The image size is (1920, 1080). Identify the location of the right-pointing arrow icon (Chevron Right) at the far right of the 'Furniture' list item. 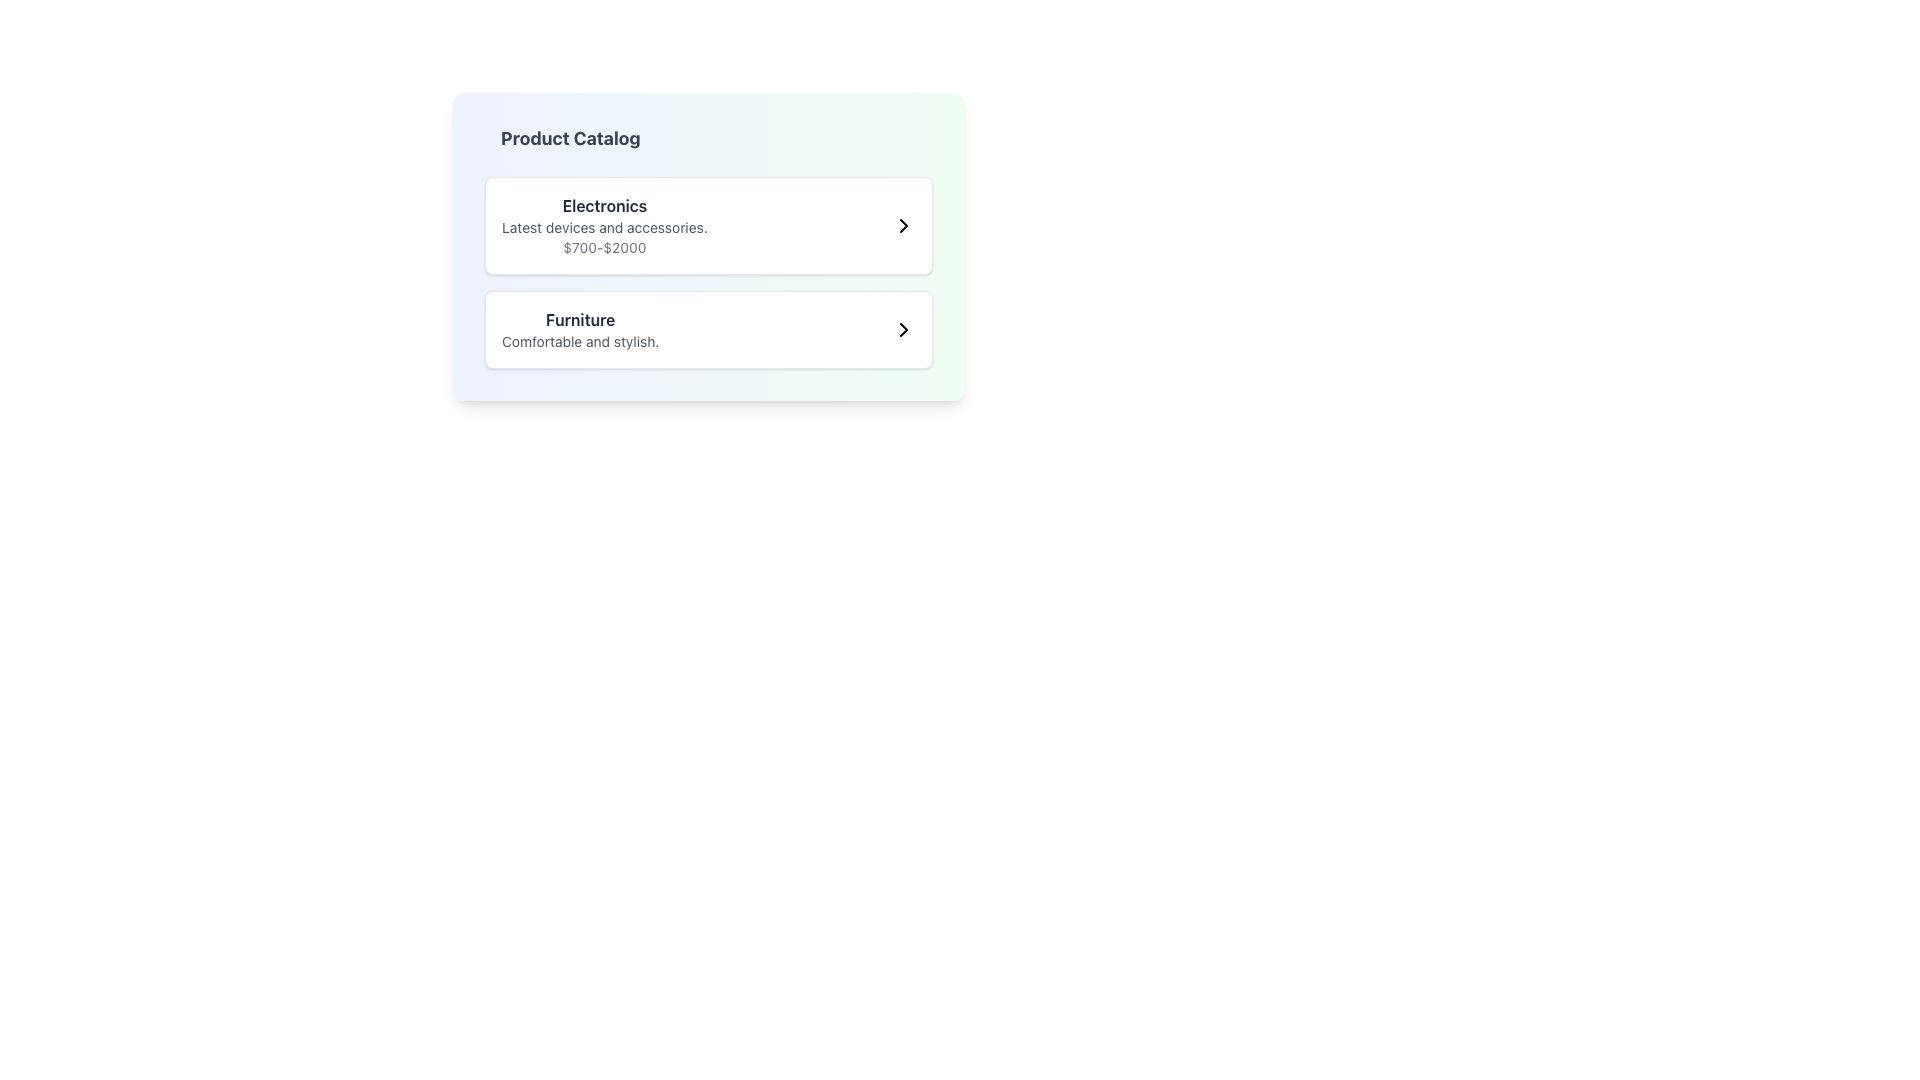
(902, 329).